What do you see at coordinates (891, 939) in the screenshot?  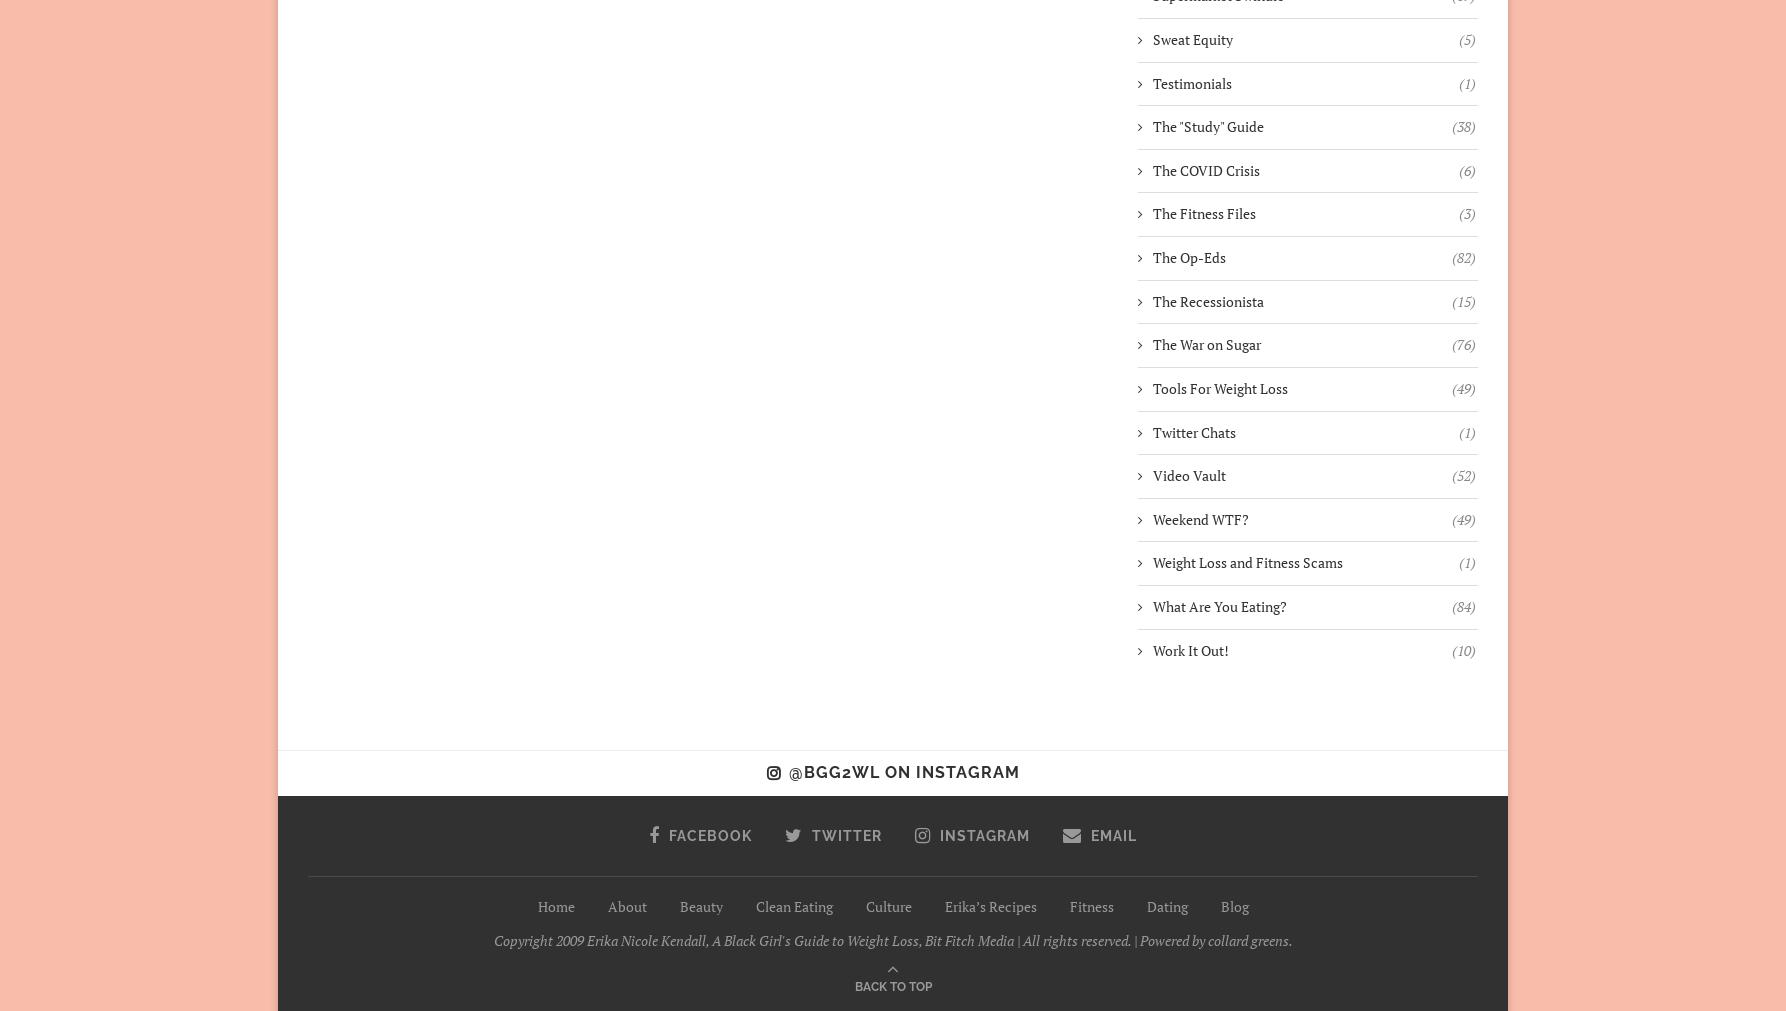 I see `'Copyright 2009 Erika Nicole Kendall, A Black Girl's Guide to Weight Loss, Bit Fitch Media | All rights reserved. | Powered by collard greens.'` at bounding box center [891, 939].